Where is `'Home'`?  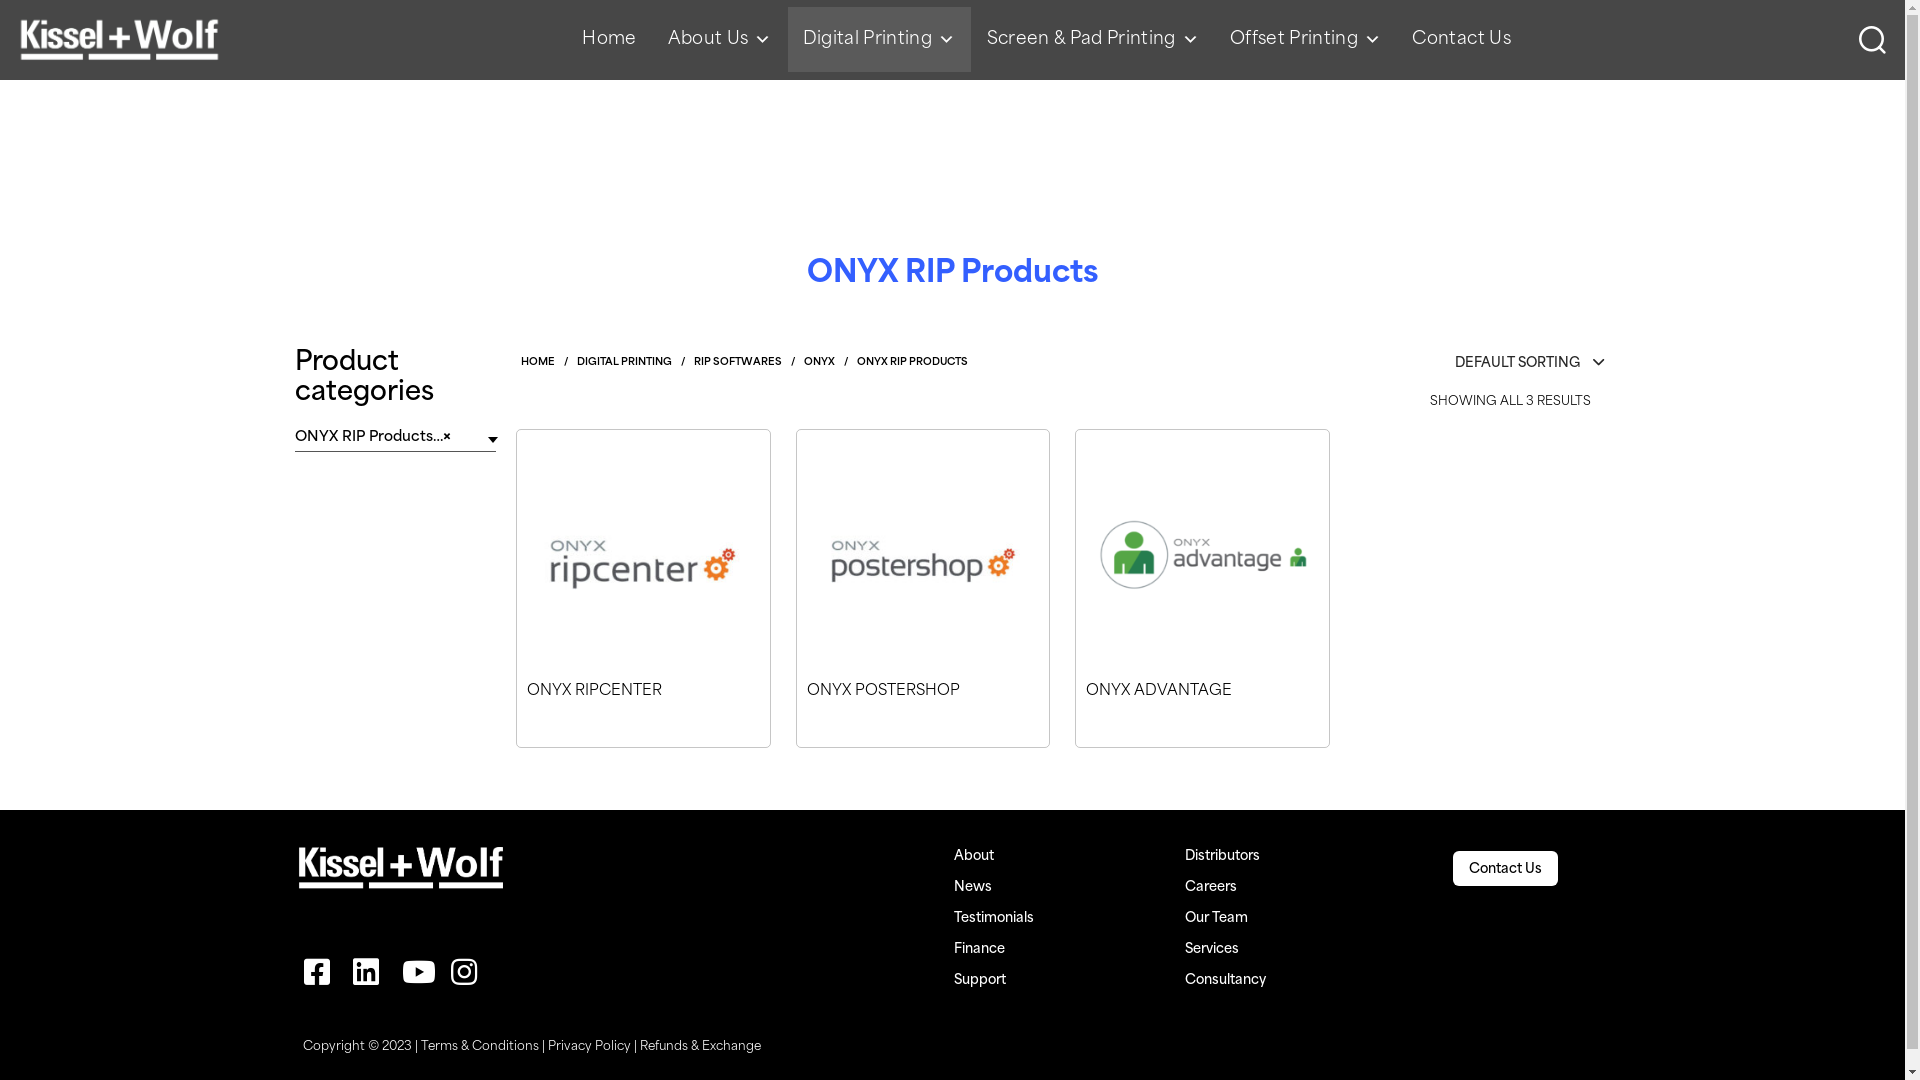
'Home' is located at coordinates (608, 39).